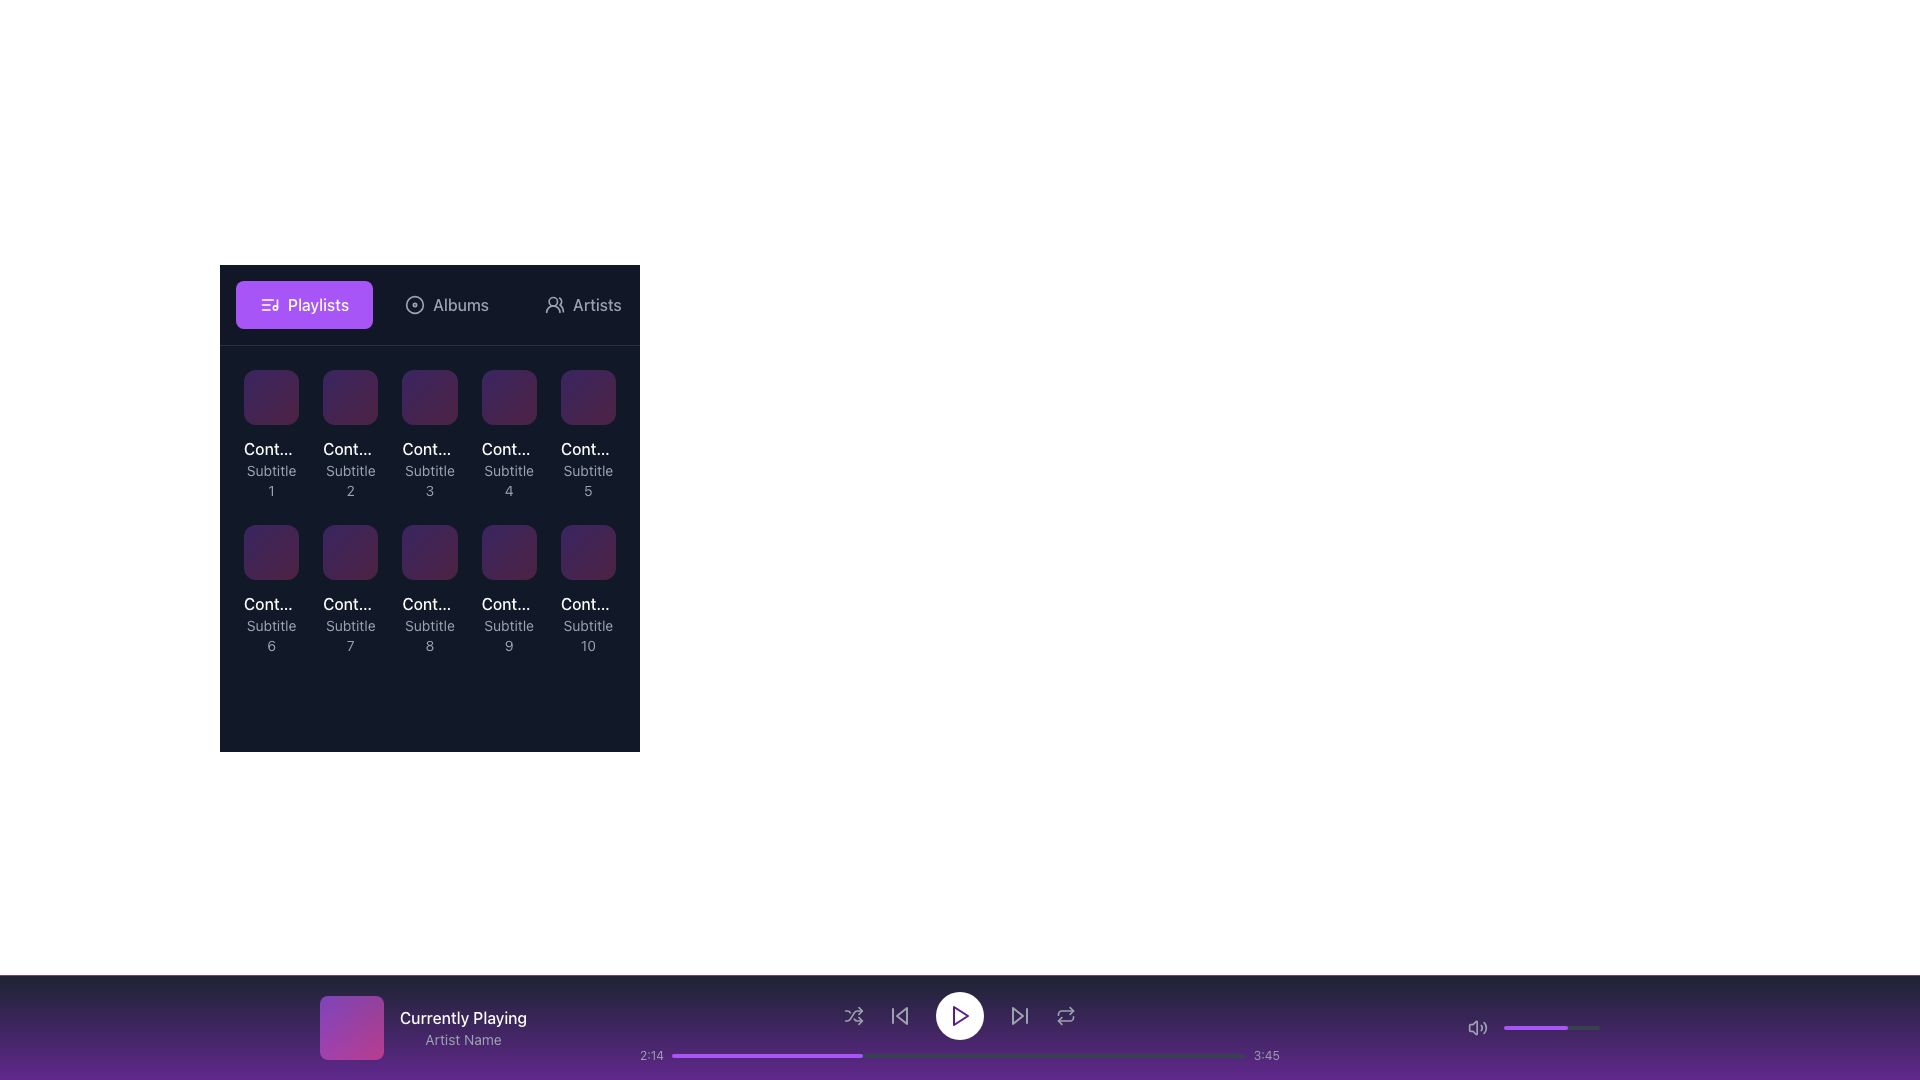  What do you see at coordinates (1176, 1055) in the screenshot?
I see `progress` at bounding box center [1176, 1055].